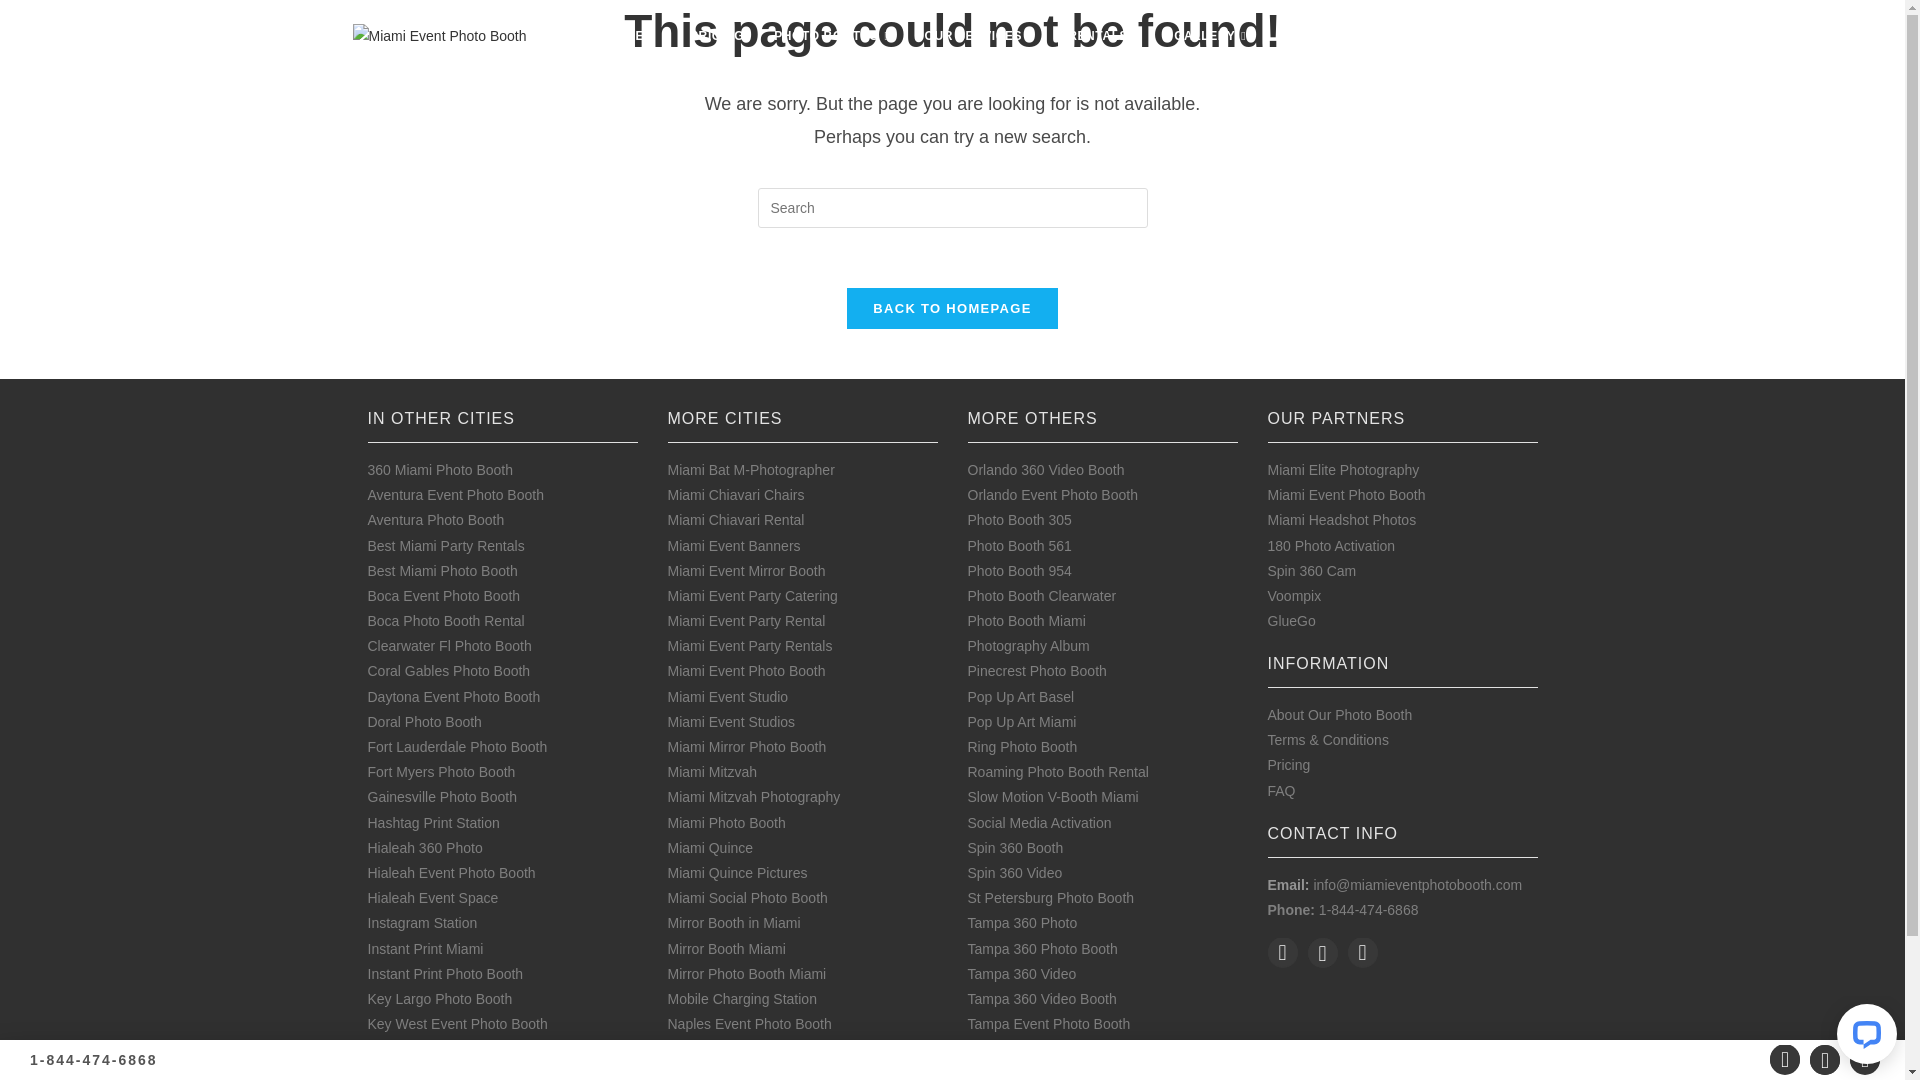 The image size is (1920, 1080). Describe the element at coordinates (445, 546) in the screenshot. I see `'Best Miami Party Rentals'` at that location.